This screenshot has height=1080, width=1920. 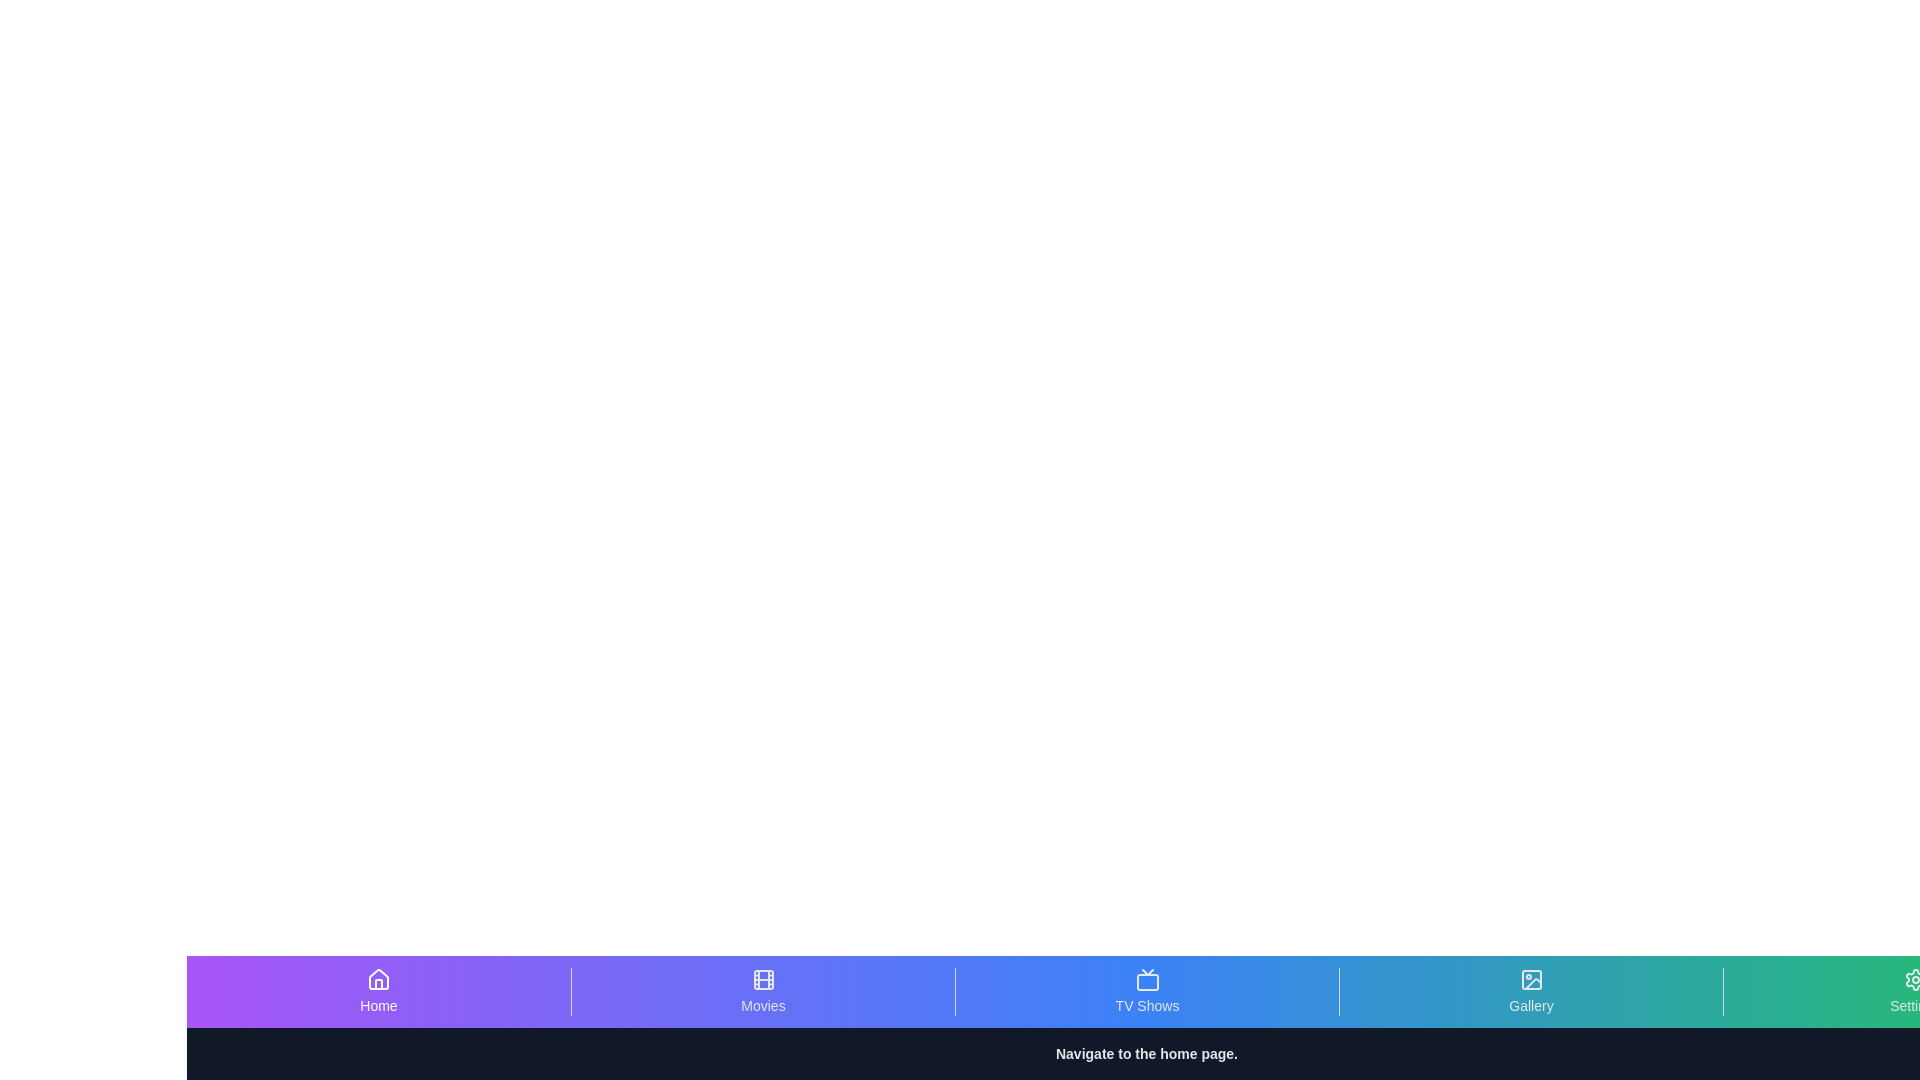 I want to click on the Movies tab to select it, so click(x=762, y=991).